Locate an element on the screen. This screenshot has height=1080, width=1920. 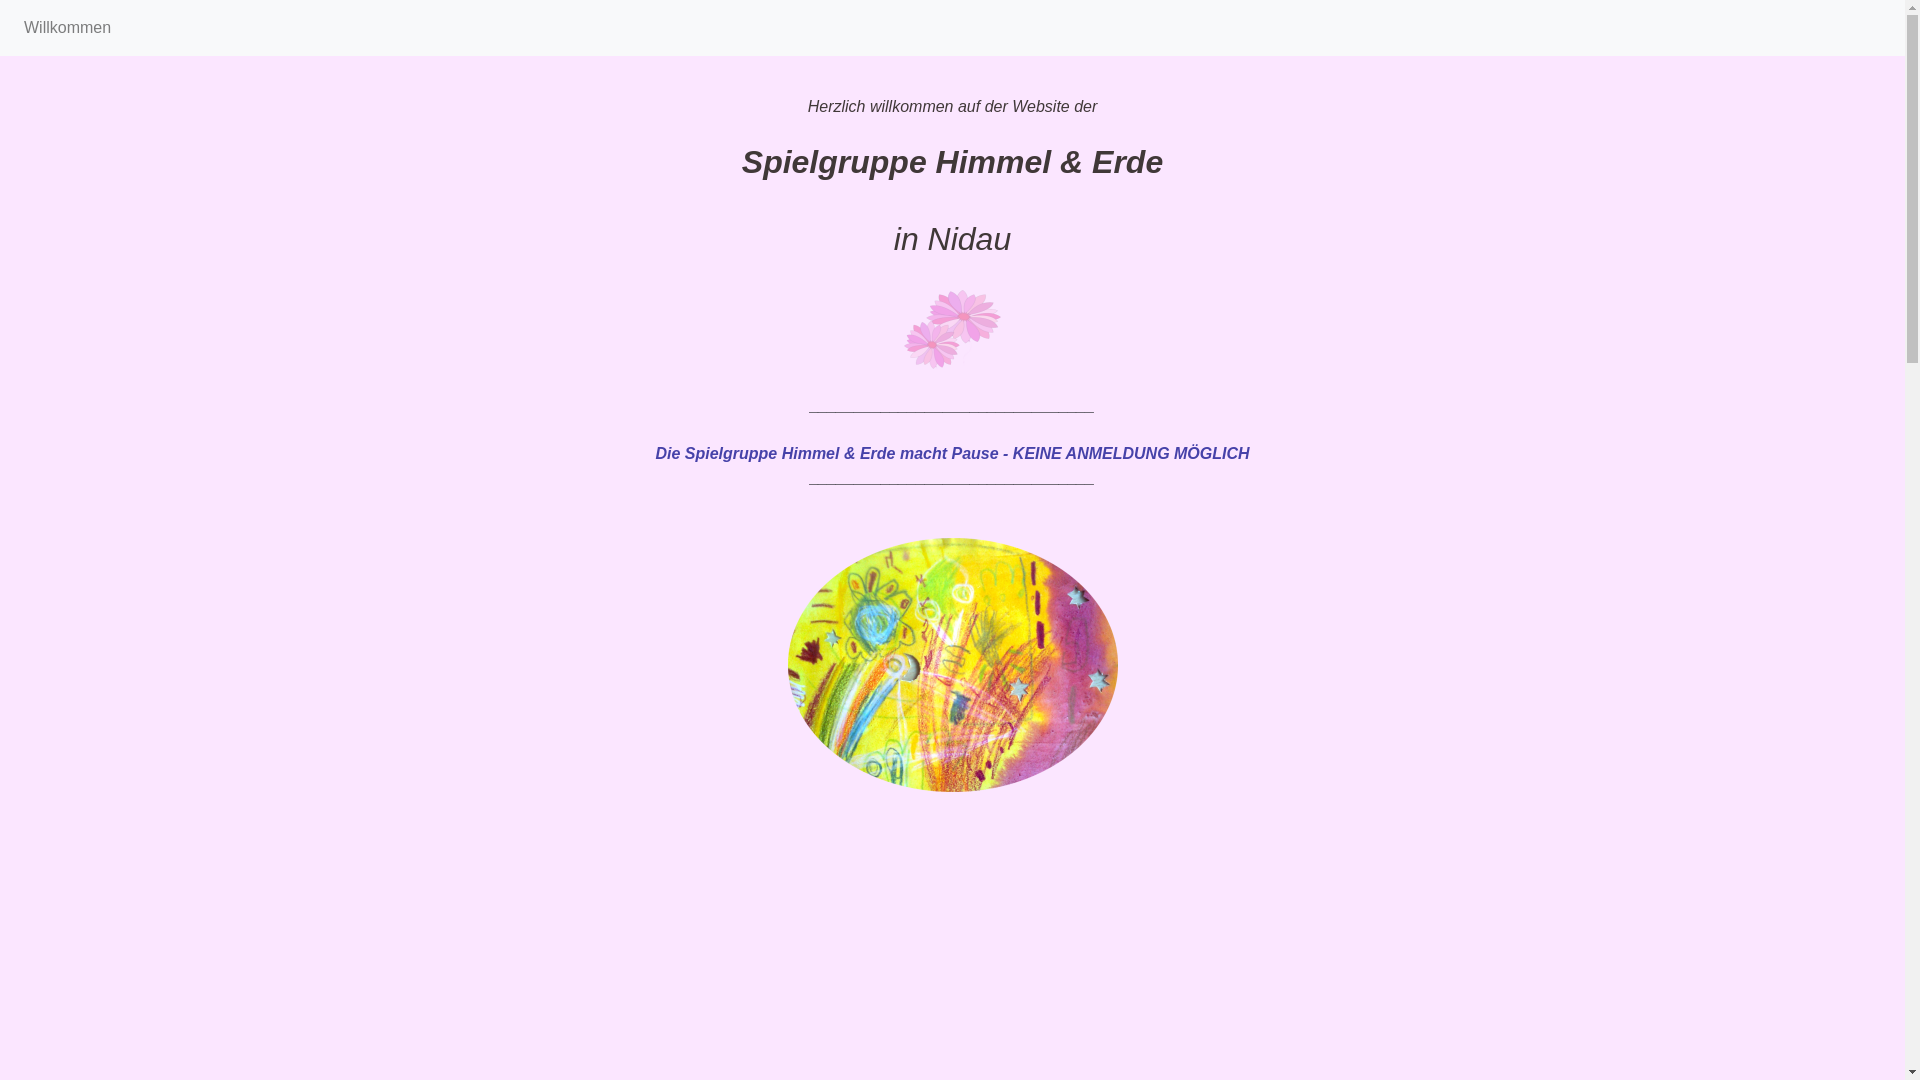
'Willkommen' is located at coordinates (67, 27).